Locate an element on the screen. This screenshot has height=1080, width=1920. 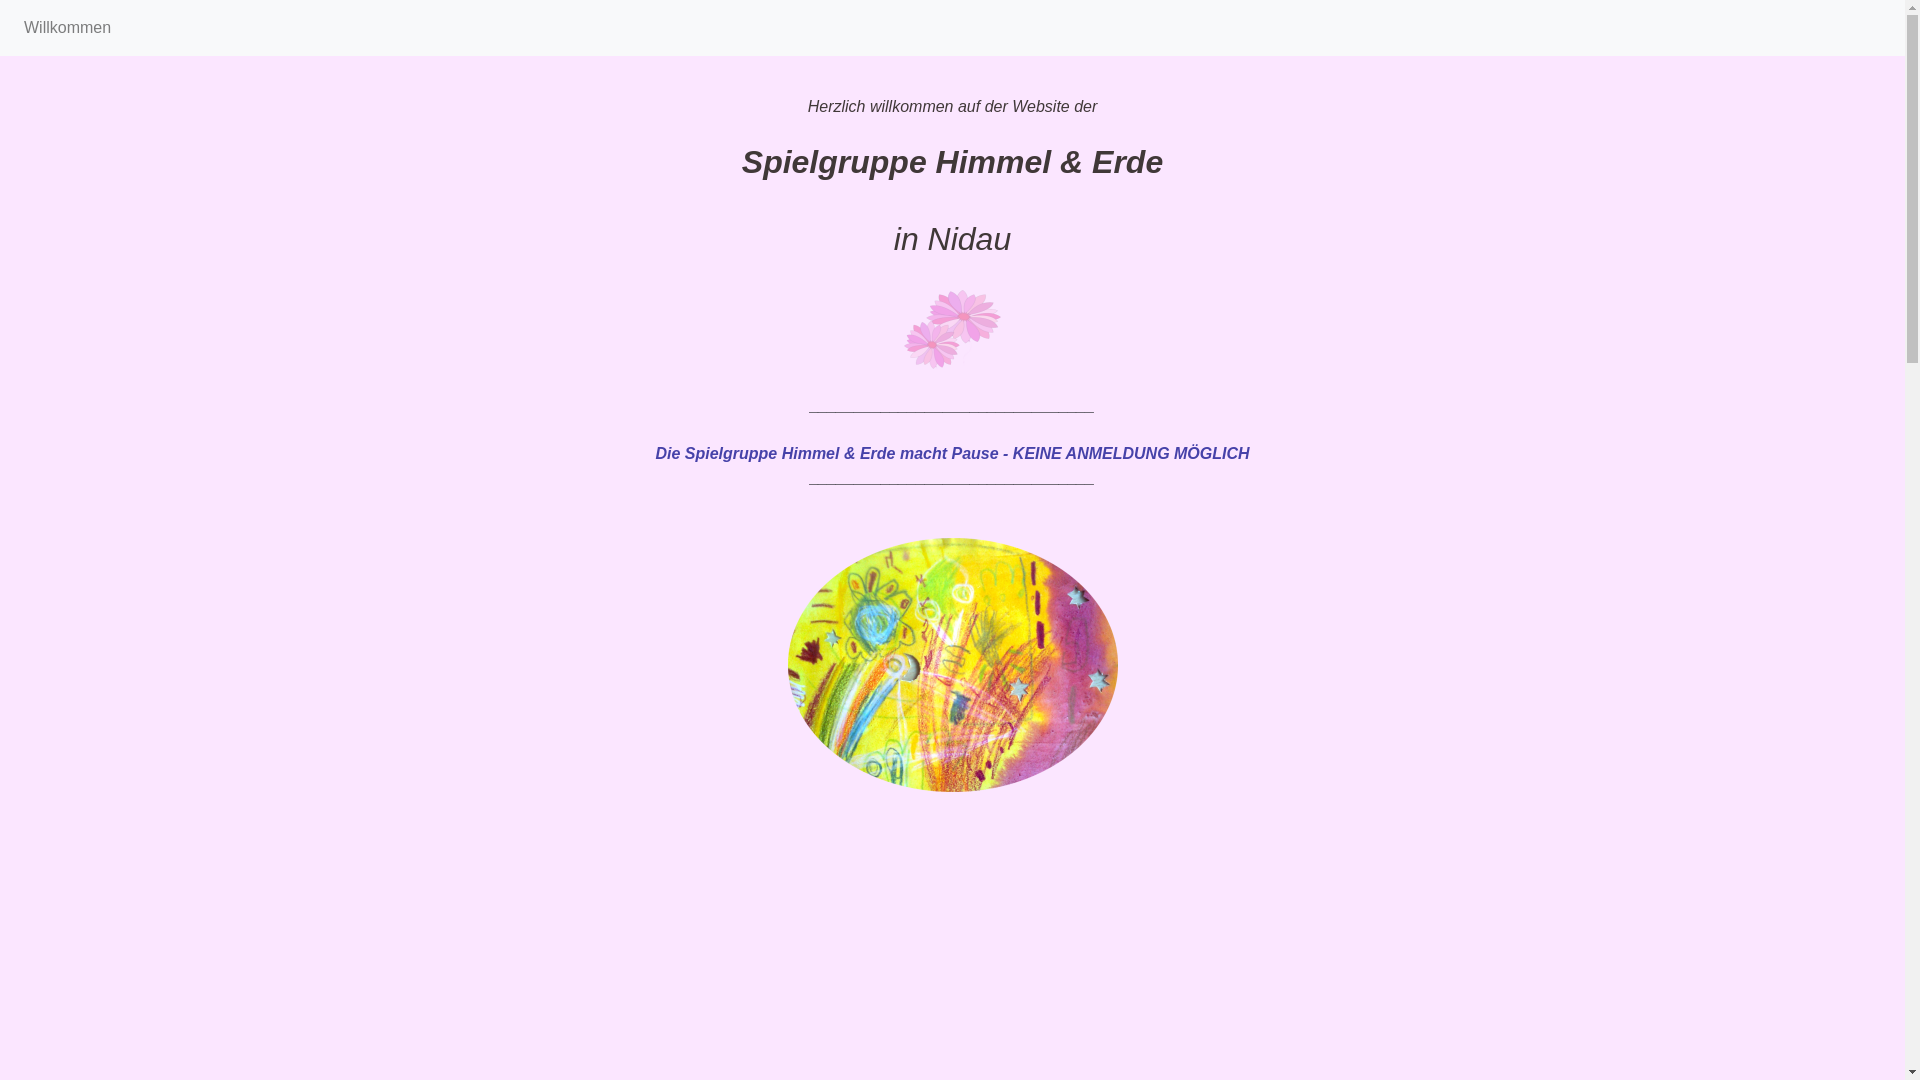
'Willkommen' is located at coordinates (67, 27).